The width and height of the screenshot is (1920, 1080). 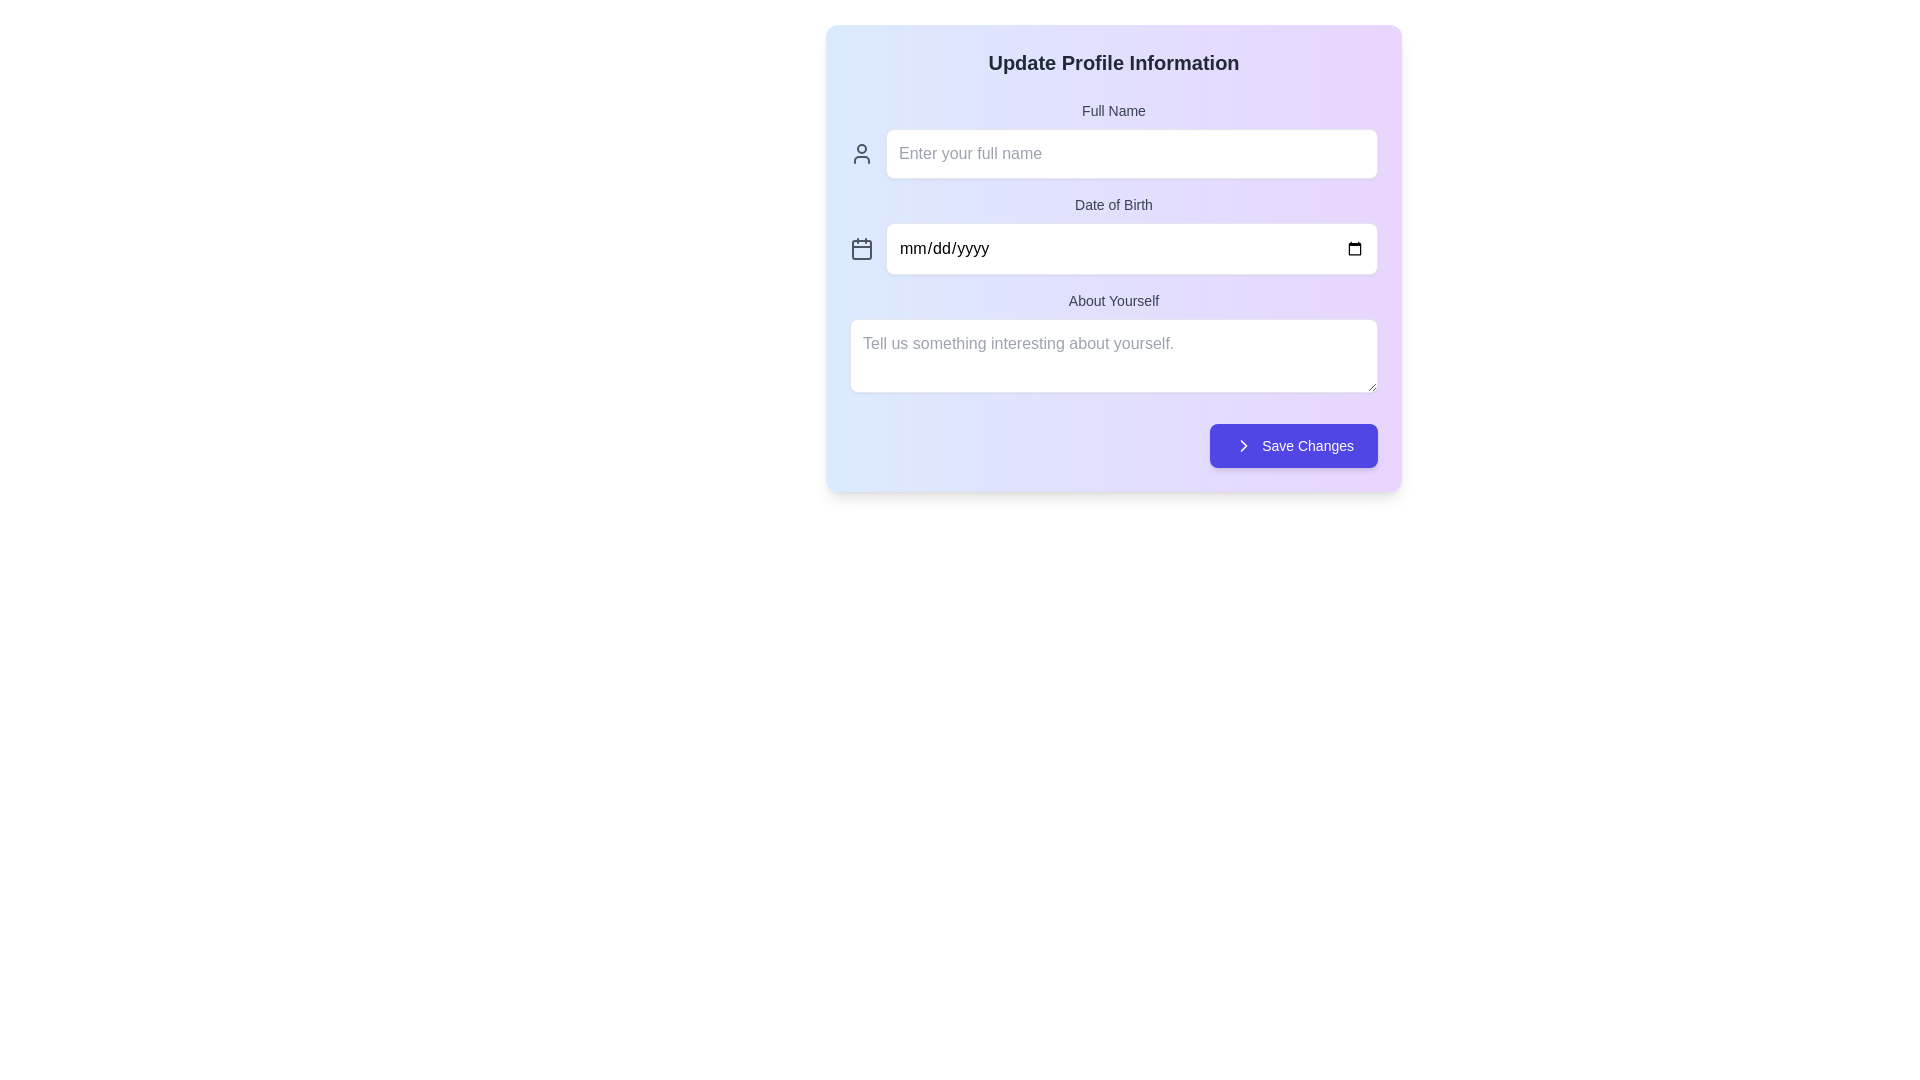 I want to click on the text input area located below the label 'About Yourself', so click(x=1112, y=354).